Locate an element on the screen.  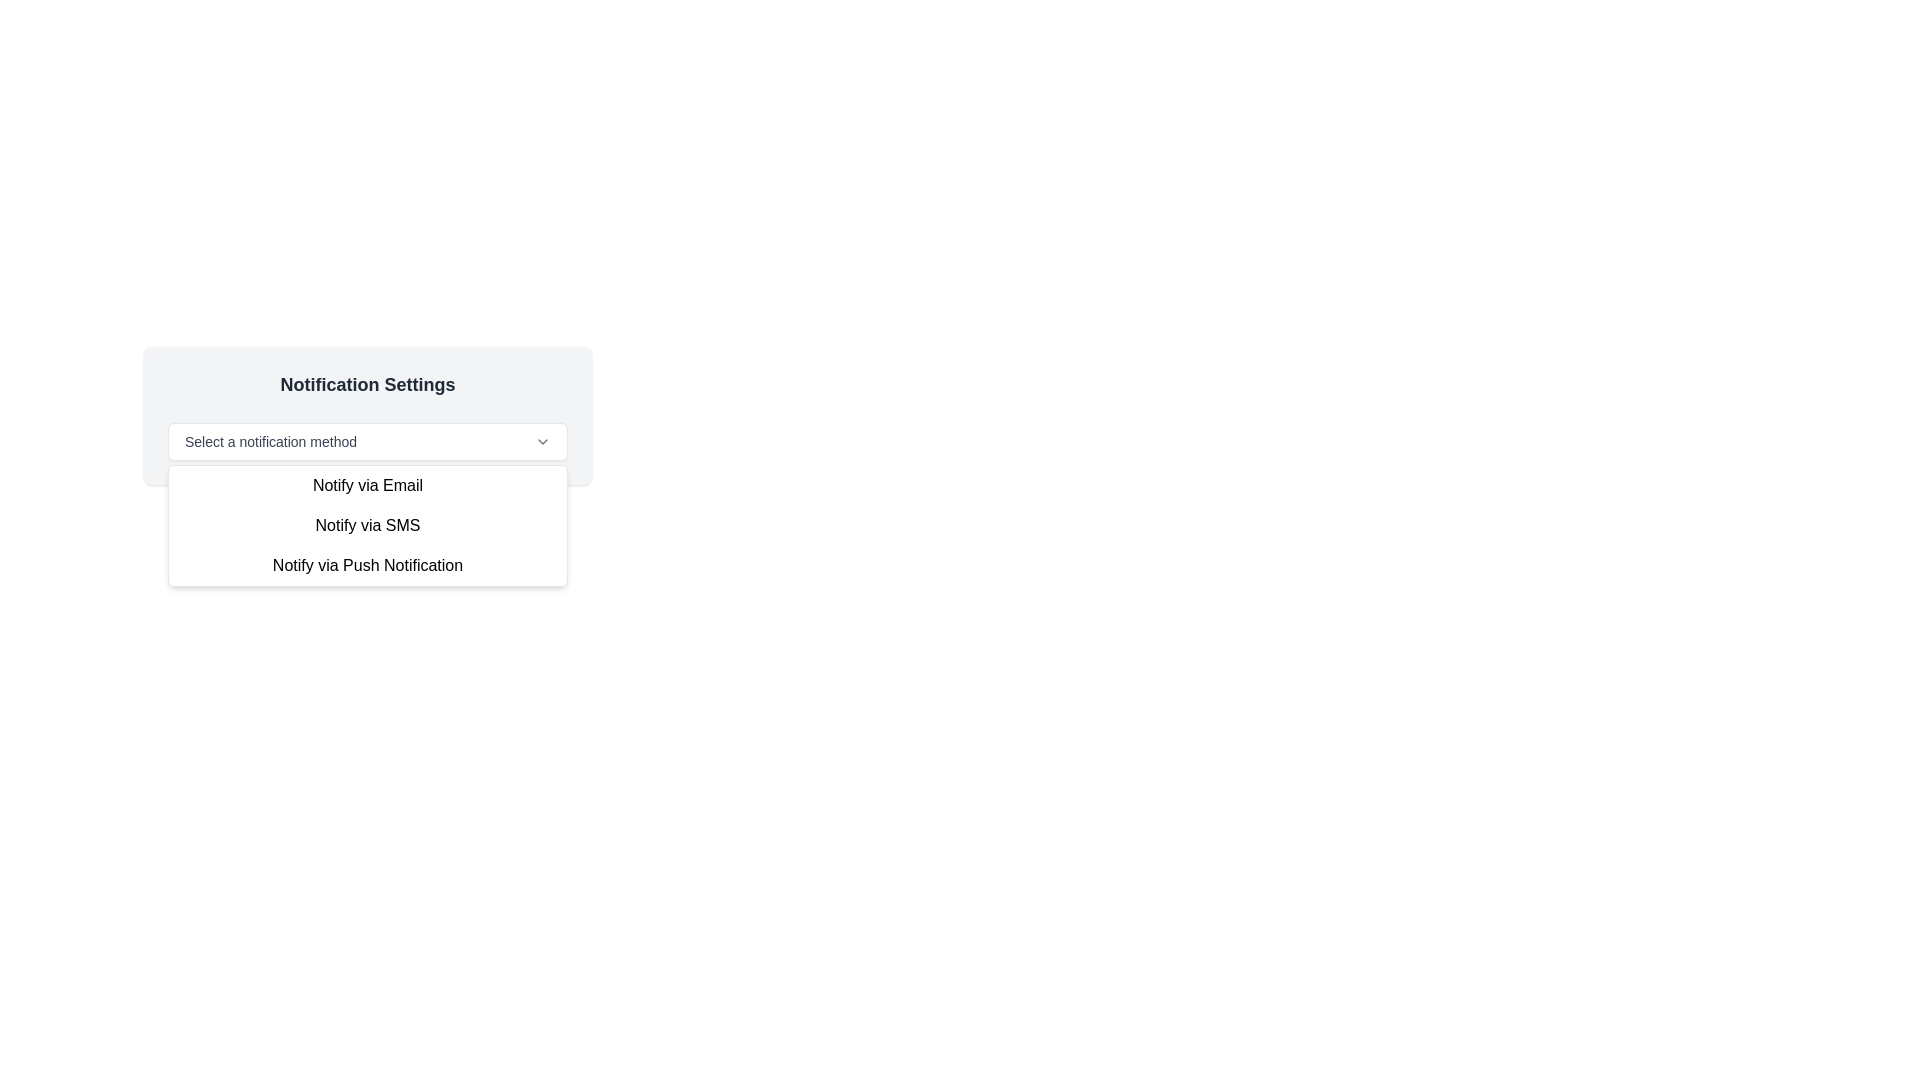
the dropdown menu labeled 'Select a notification method' in the 'Notification Settings' card is located at coordinates (368, 415).